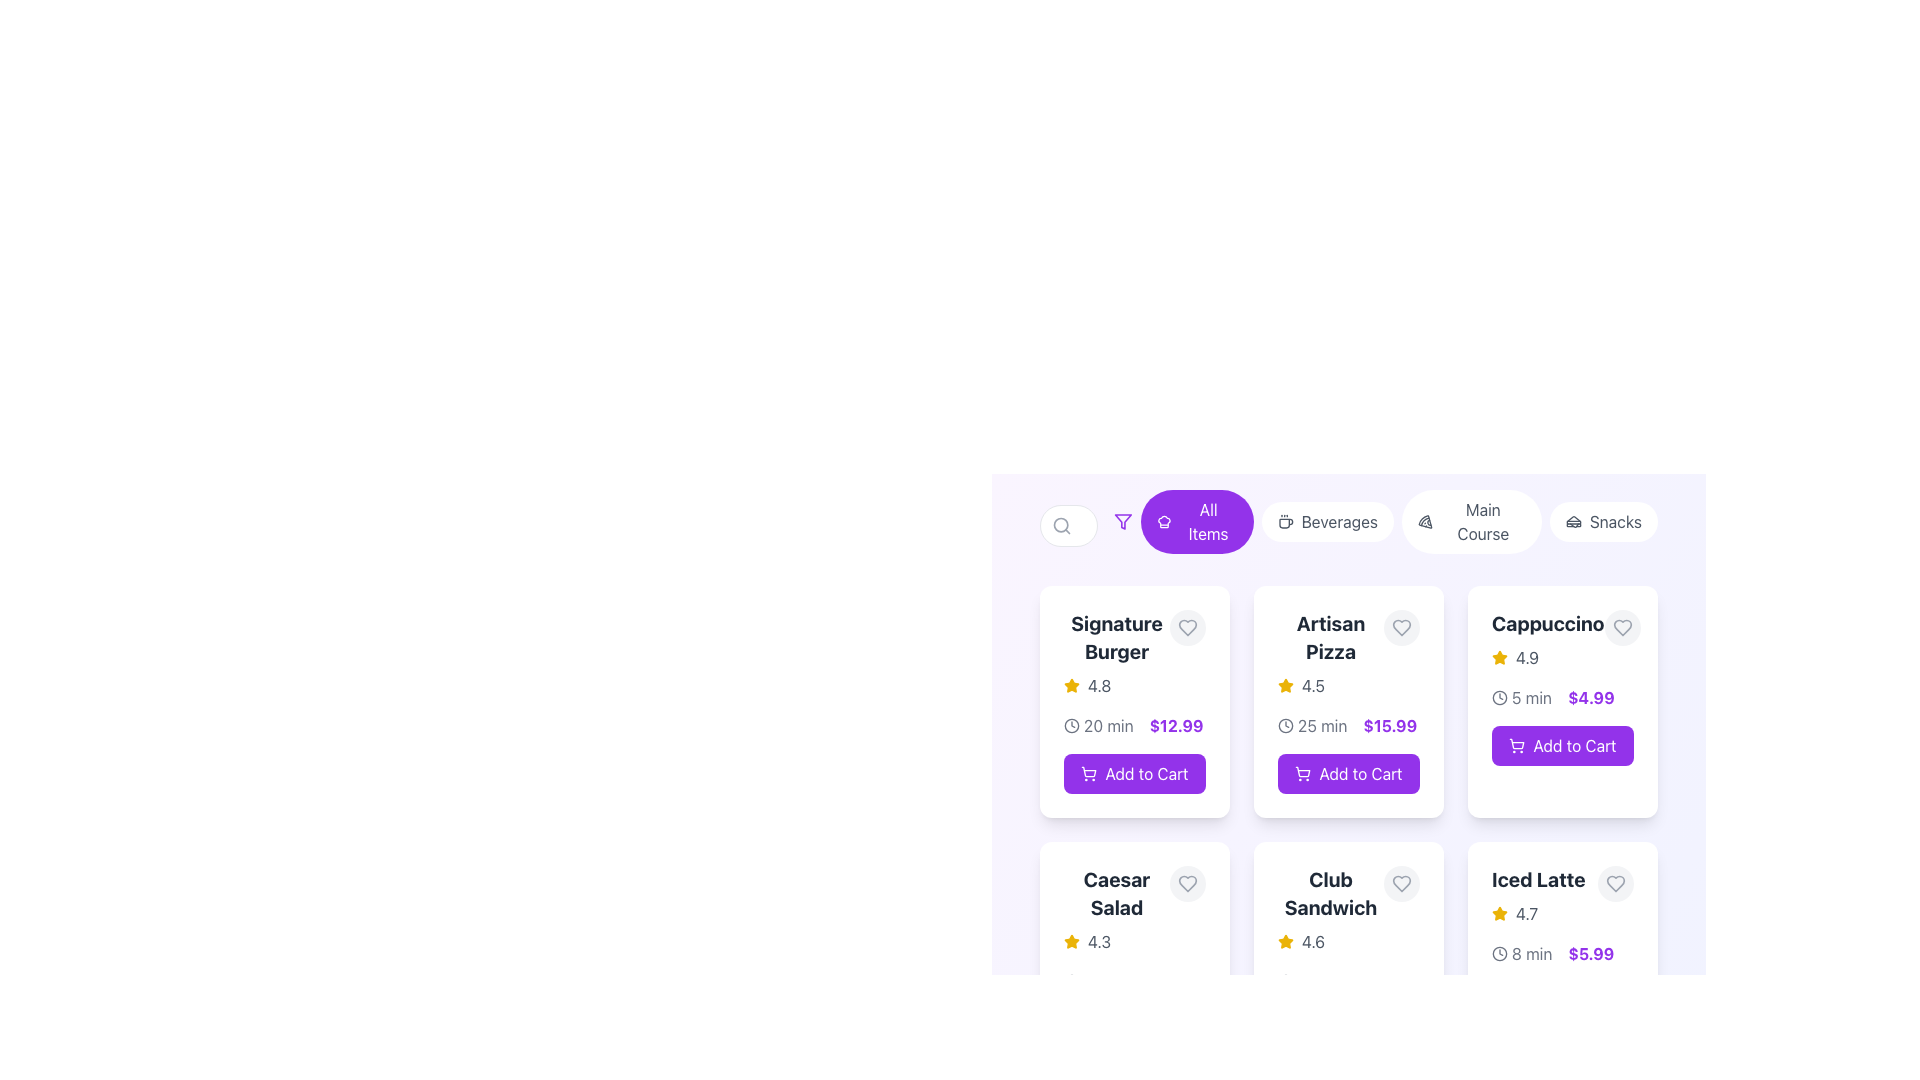 The width and height of the screenshot is (1920, 1080). I want to click on the circular icon button with a heart outline located at the top-right corner of the card displaying 'Iced Latte', so click(1616, 882).